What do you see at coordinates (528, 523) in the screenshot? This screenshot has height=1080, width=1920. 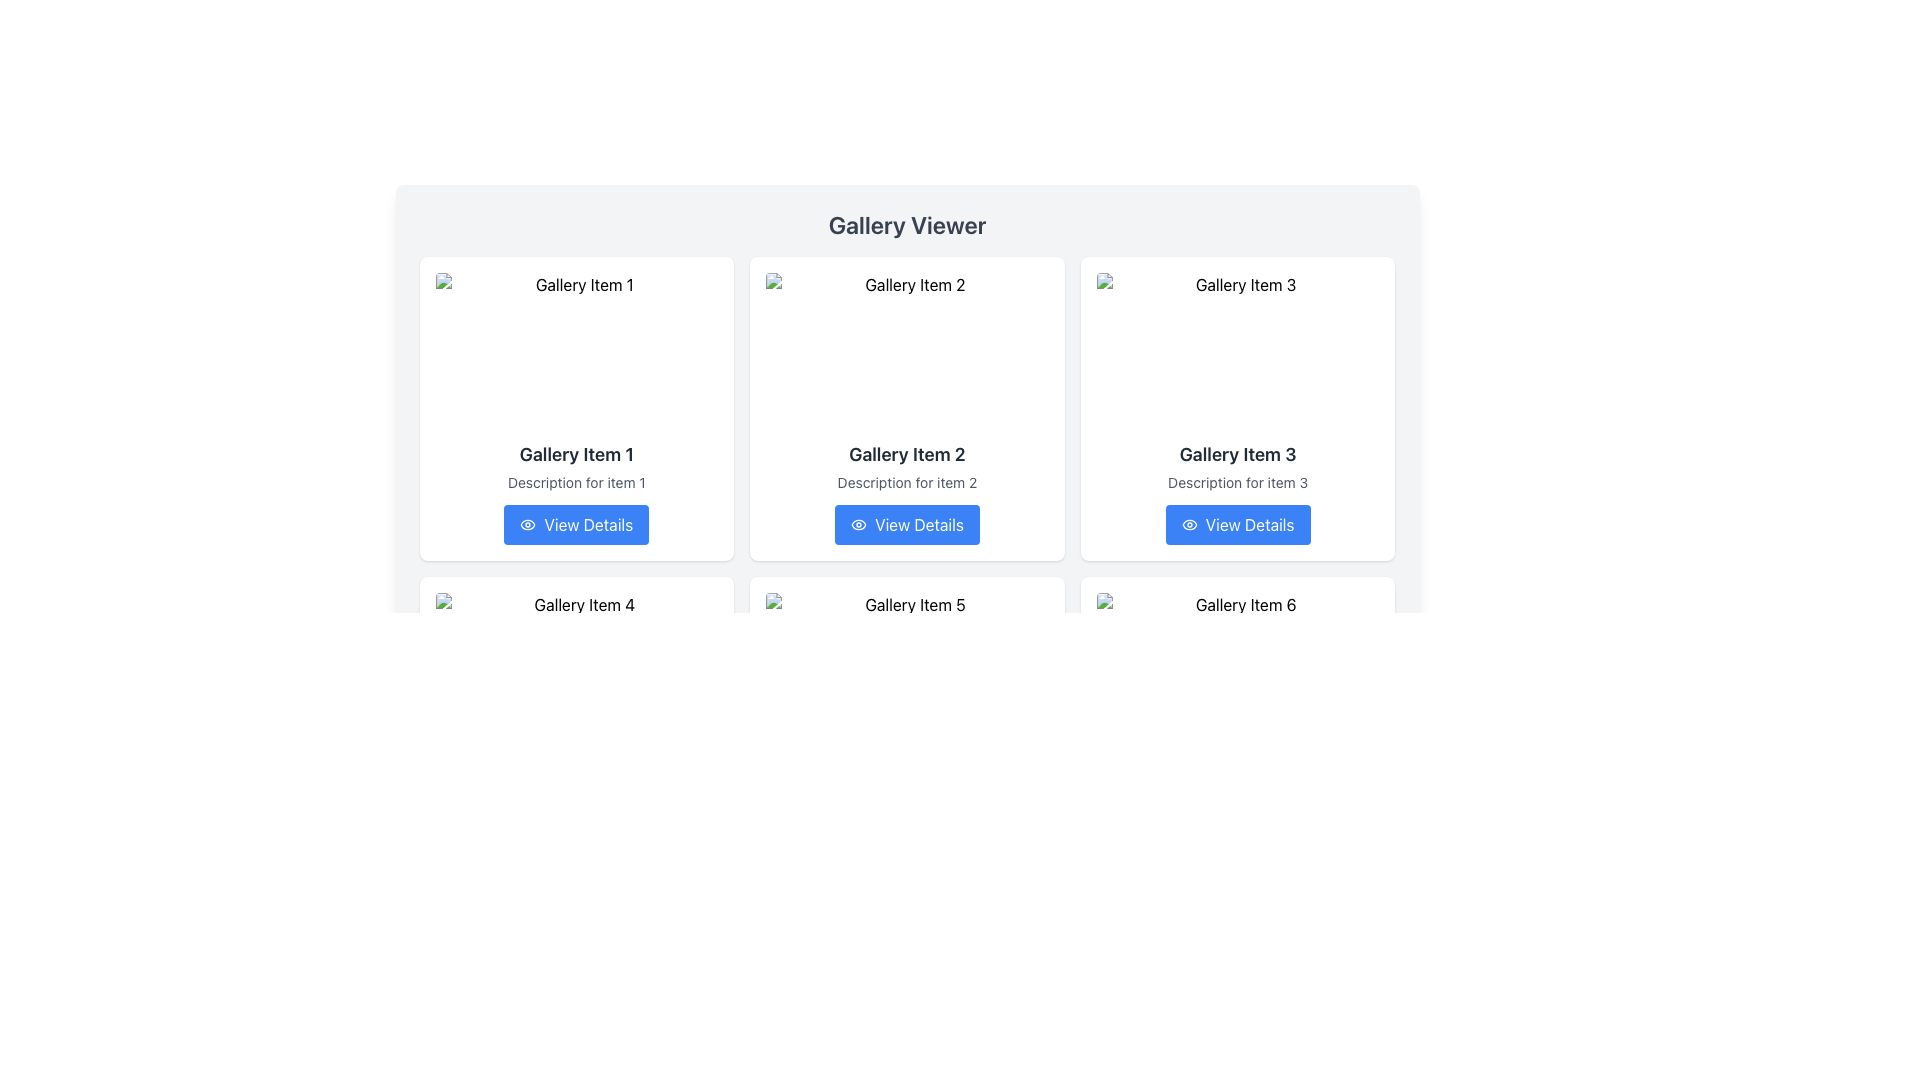 I see `the eye icon located on the leftmost portion of the 'View Details' button for Gallery Item 1` at bounding box center [528, 523].